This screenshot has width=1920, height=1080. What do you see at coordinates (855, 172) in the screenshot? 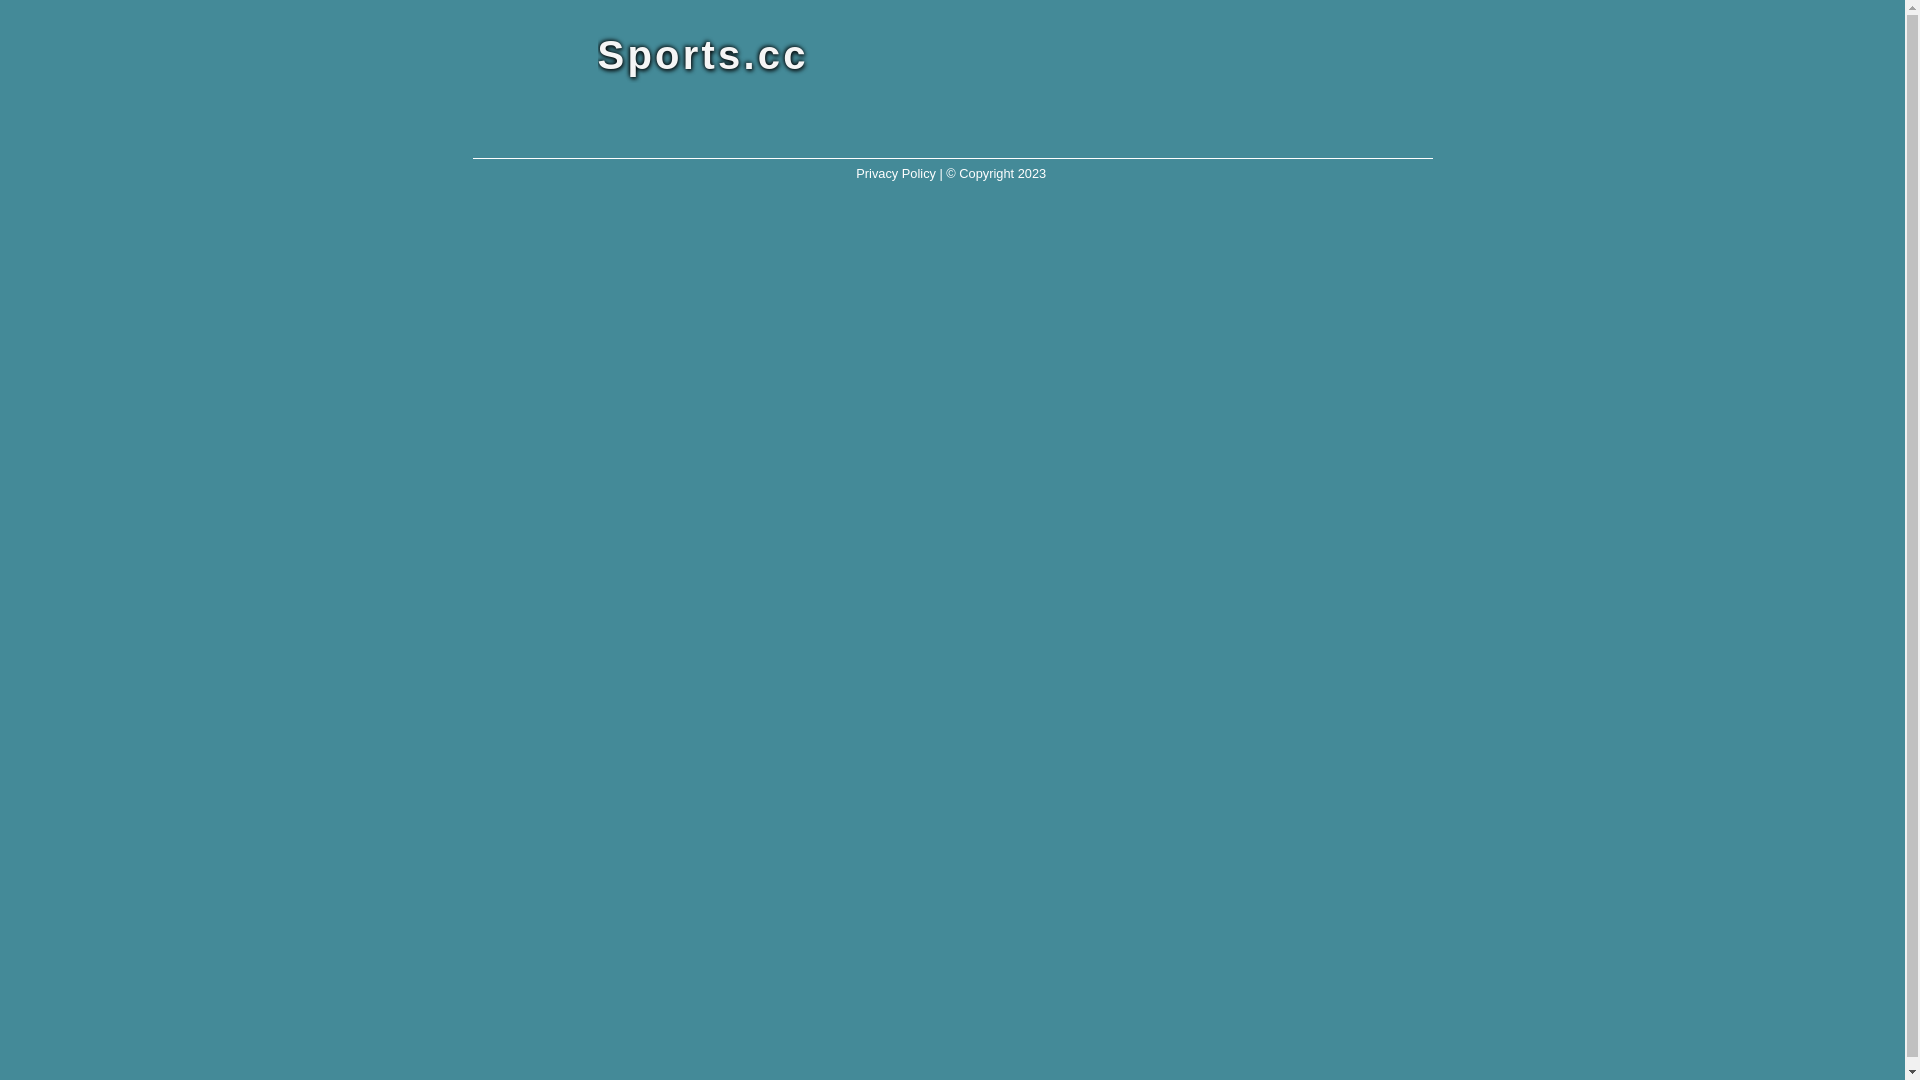
I see `'Privacy Policy'` at bounding box center [855, 172].